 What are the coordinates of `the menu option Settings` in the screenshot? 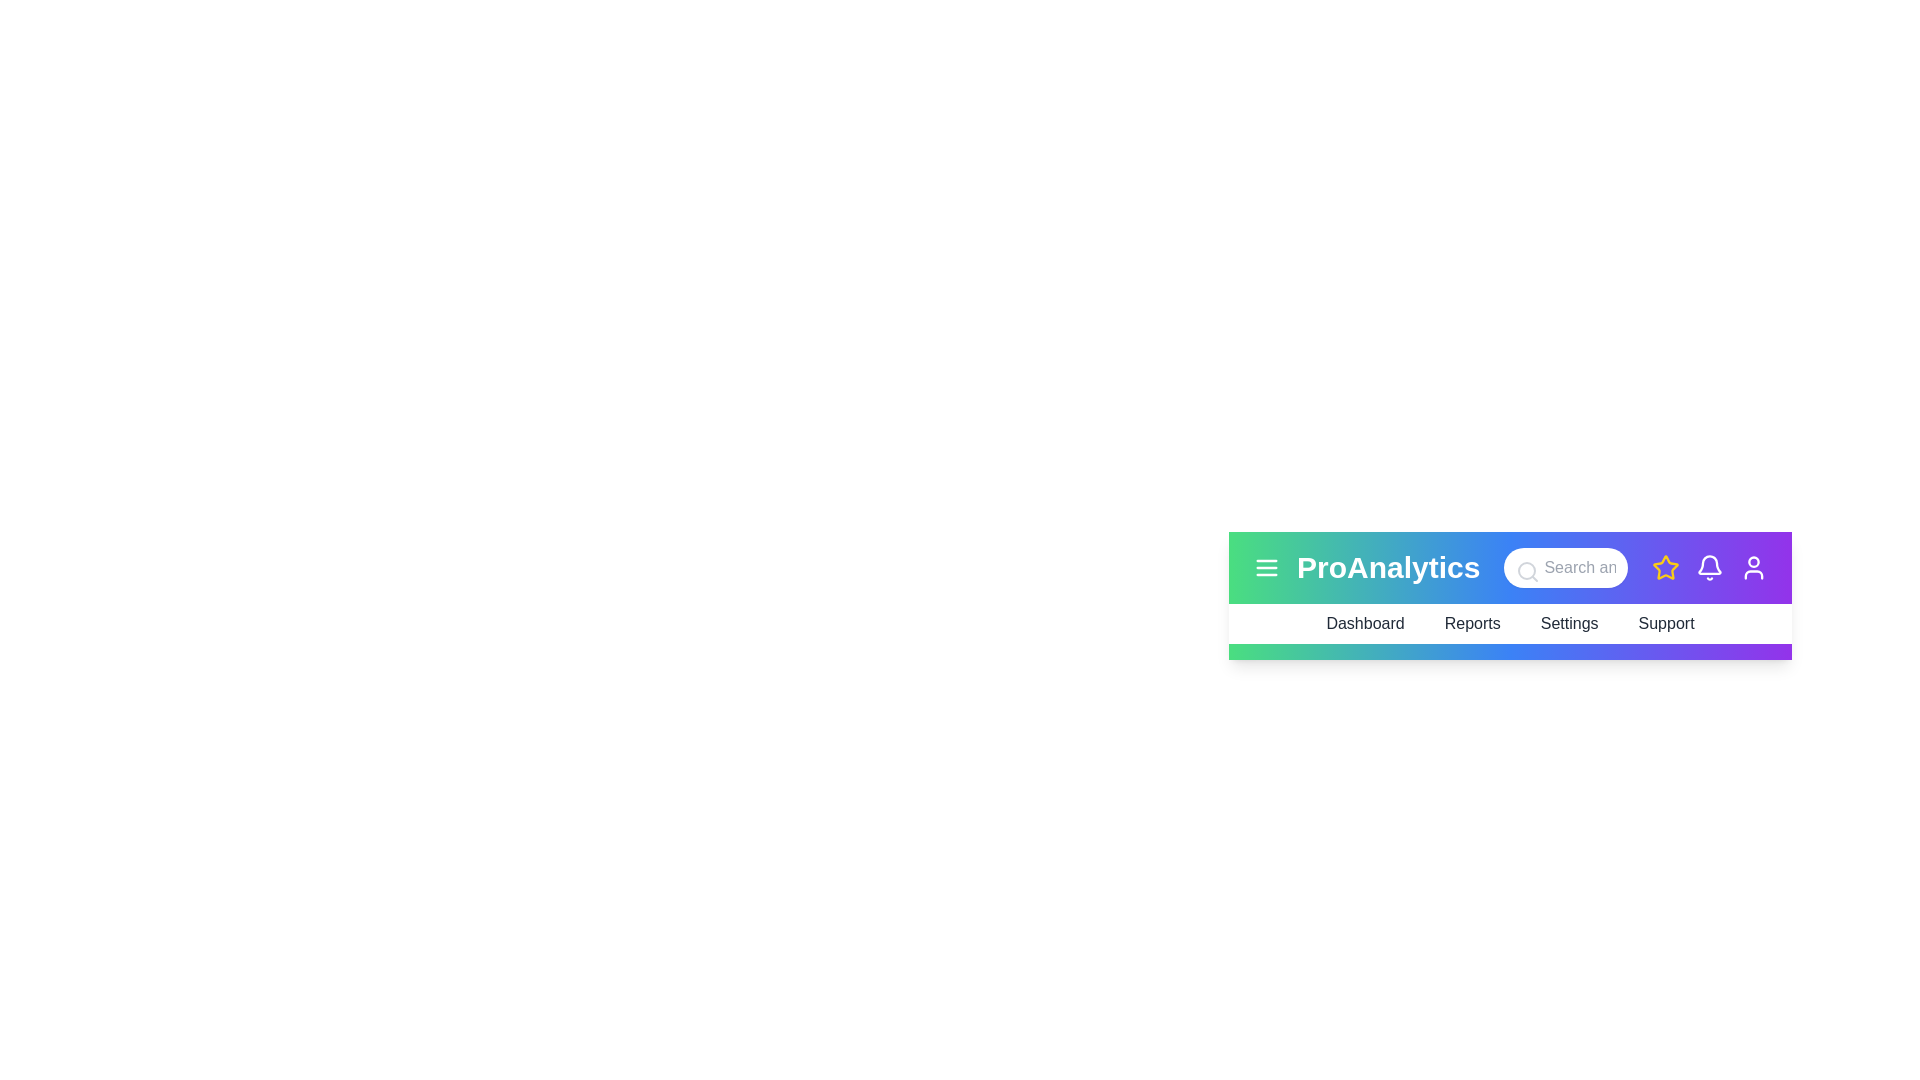 It's located at (1568, 623).